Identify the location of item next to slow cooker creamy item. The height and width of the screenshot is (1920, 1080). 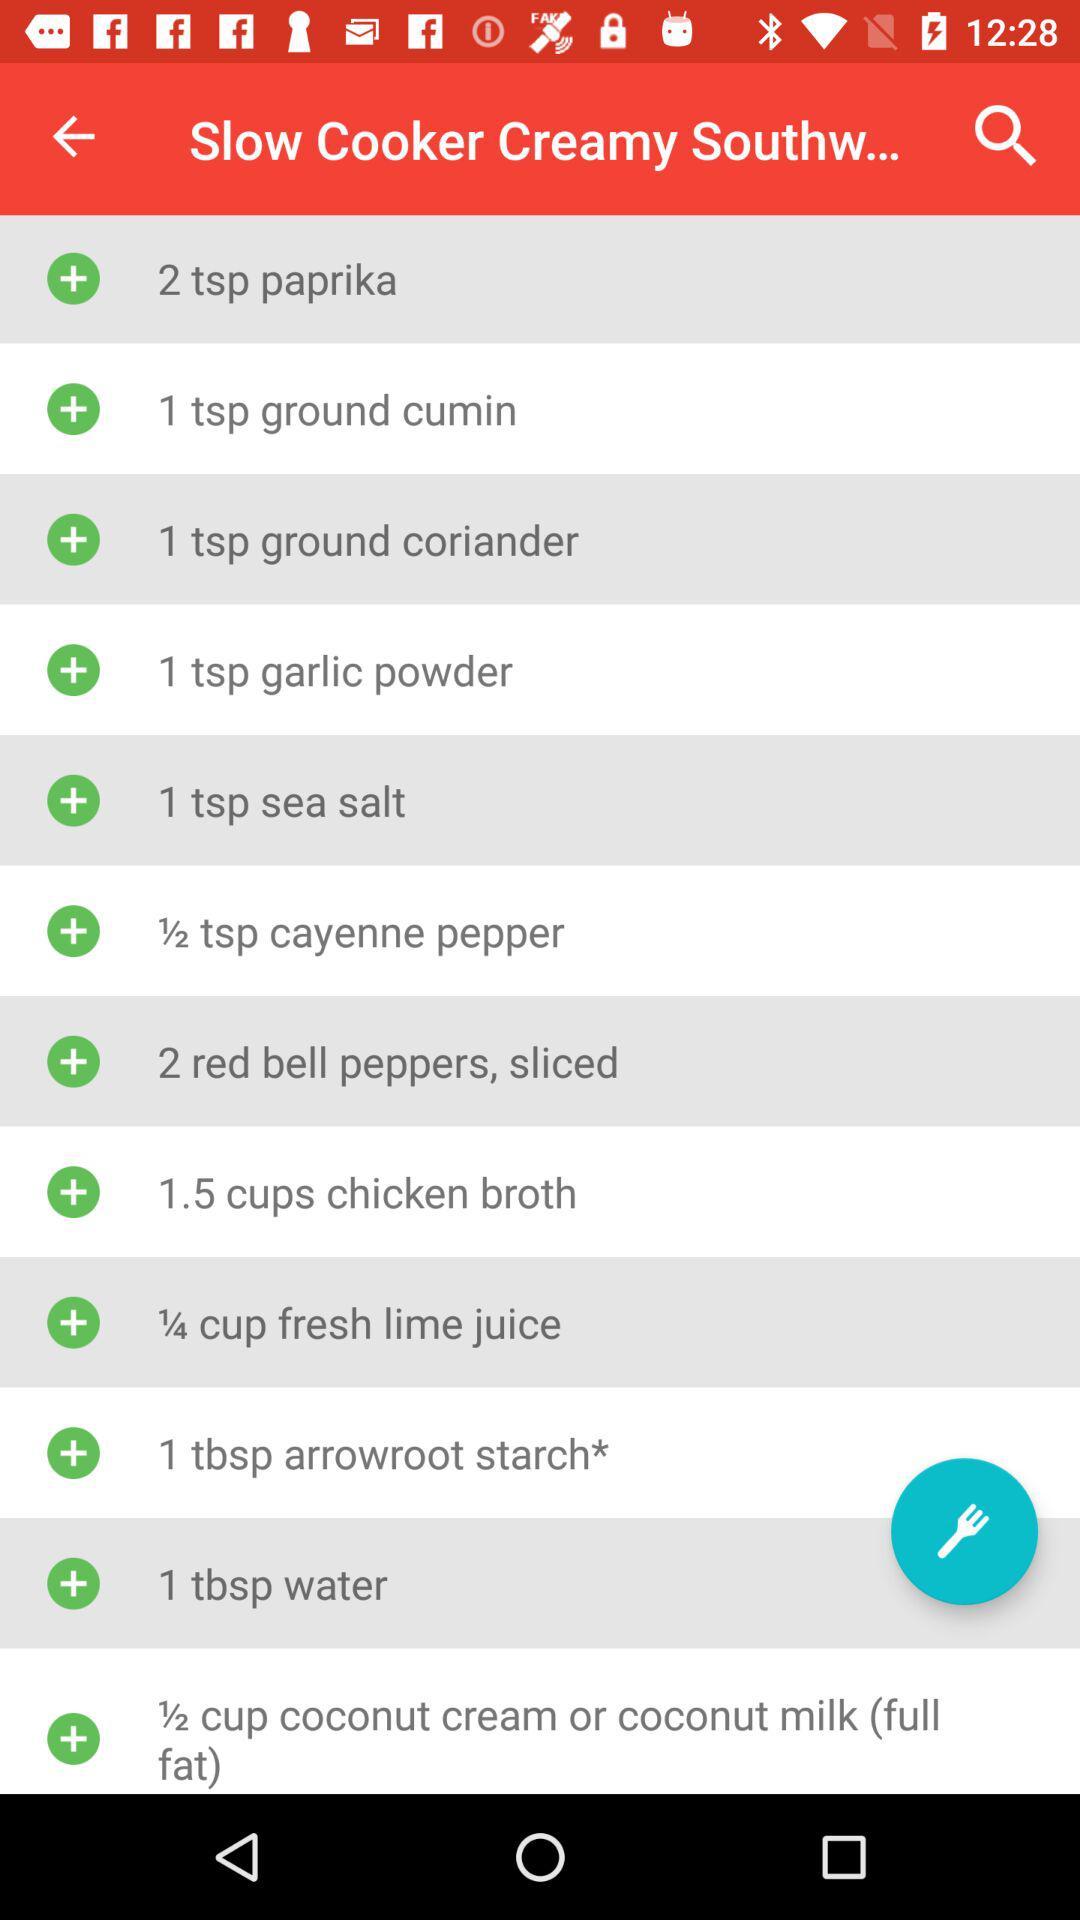
(1006, 135).